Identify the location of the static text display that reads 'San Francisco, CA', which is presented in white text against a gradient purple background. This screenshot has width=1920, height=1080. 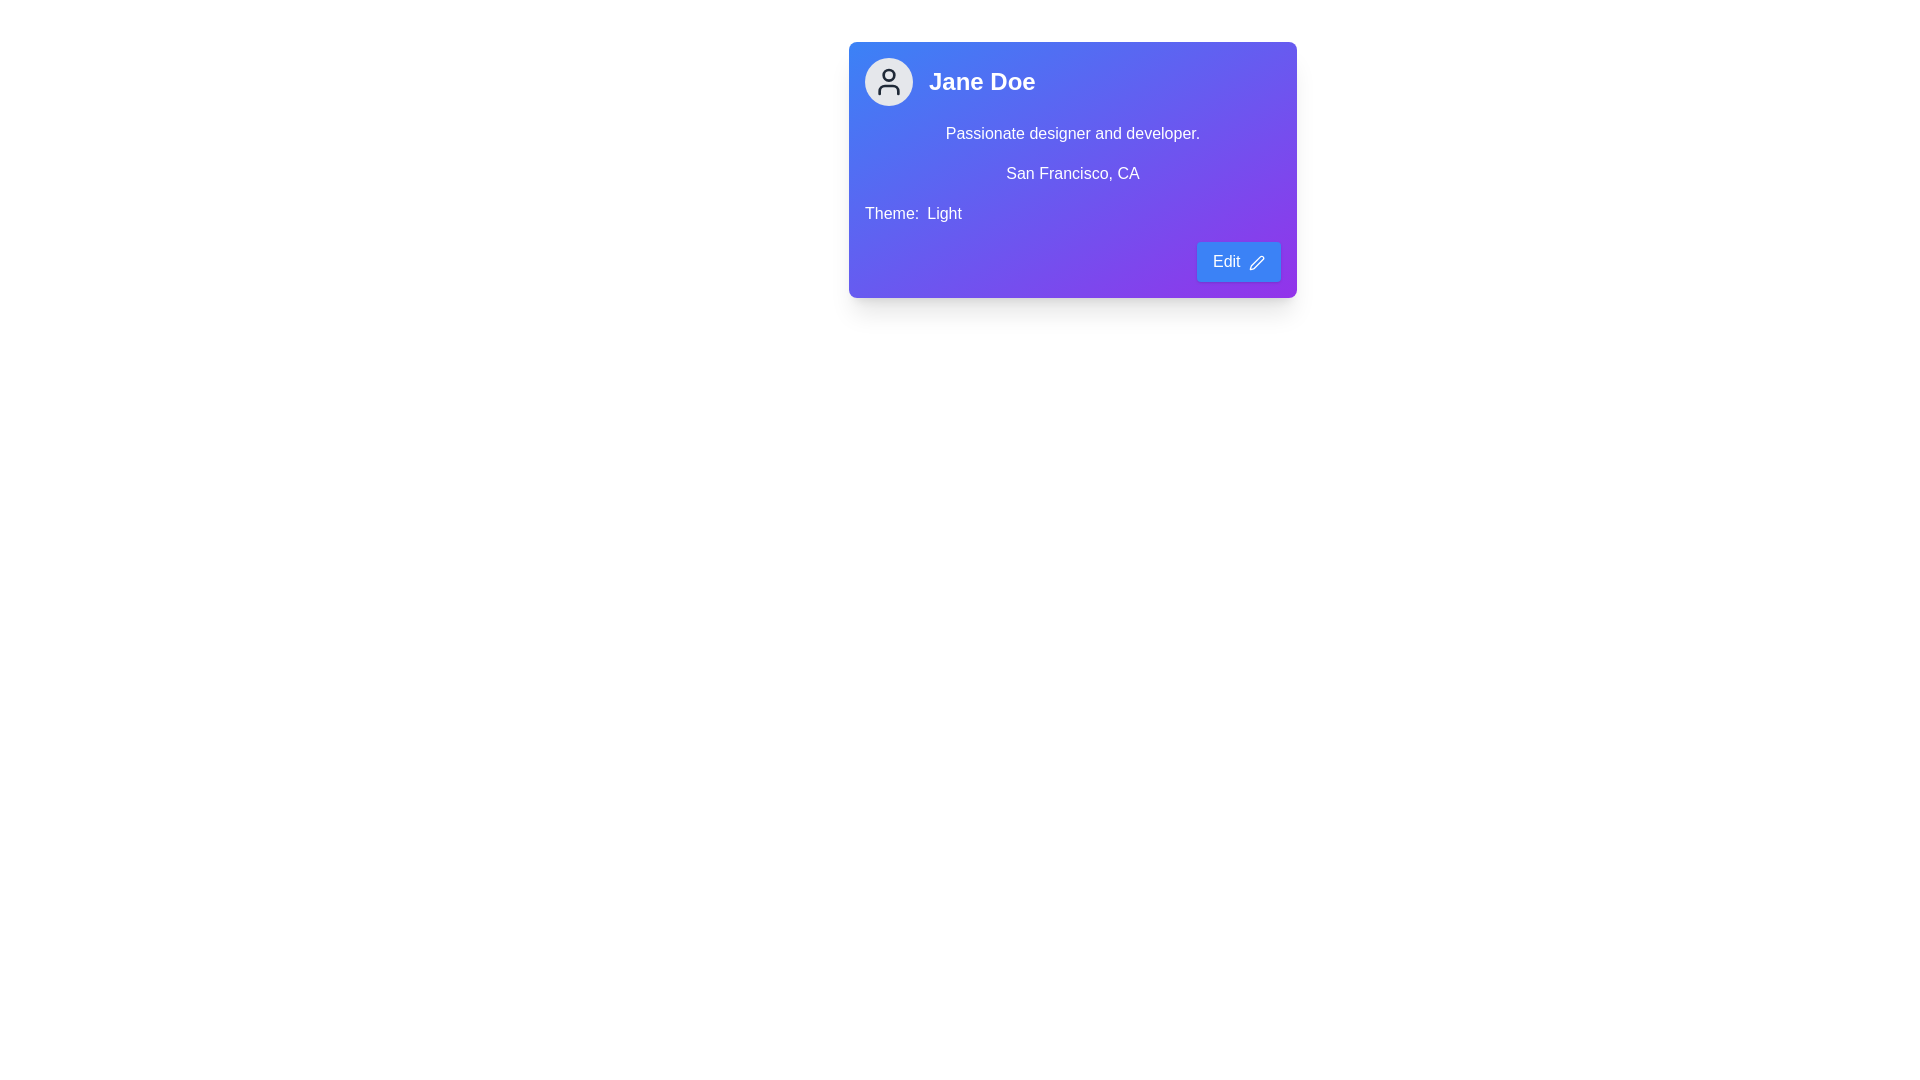
(1072, 172).